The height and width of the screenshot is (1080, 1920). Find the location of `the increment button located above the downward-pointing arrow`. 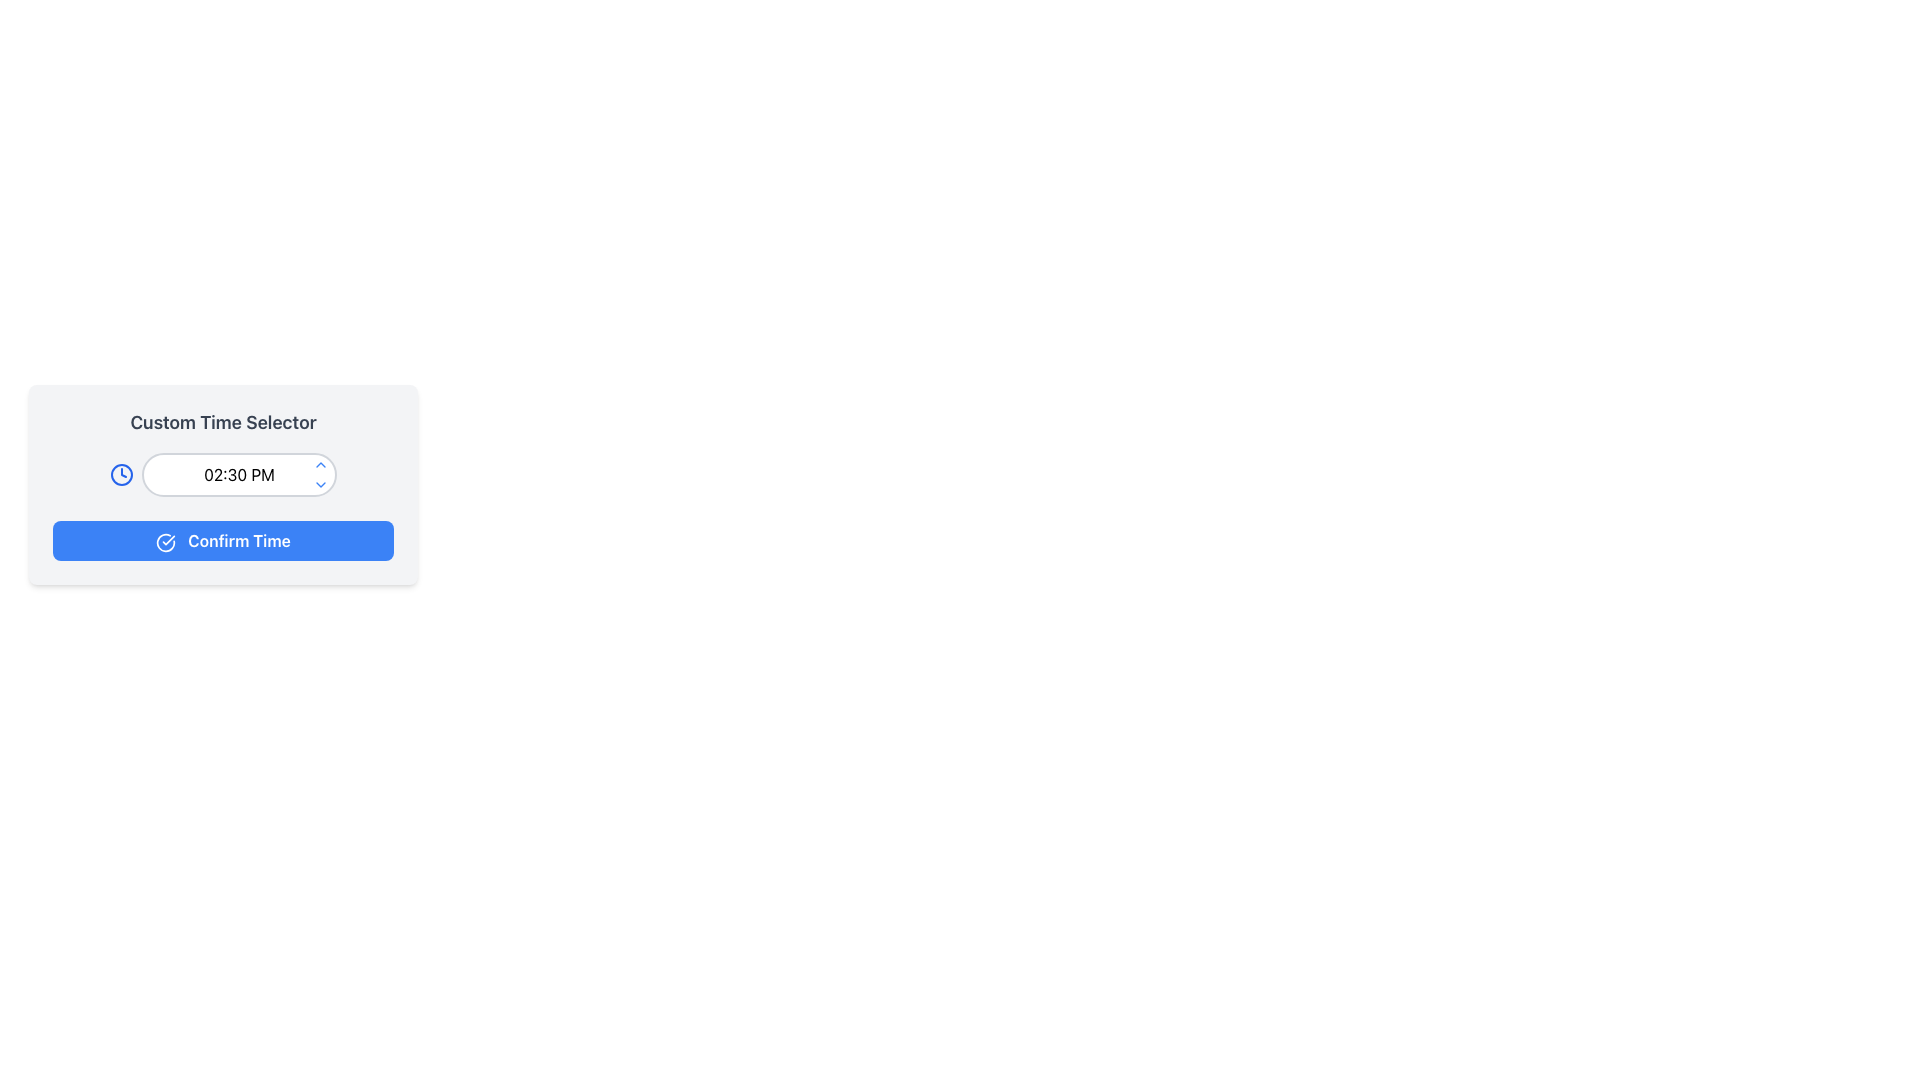

the increment button located above the downward-pointing arrow is located at coordinates (321, 465).